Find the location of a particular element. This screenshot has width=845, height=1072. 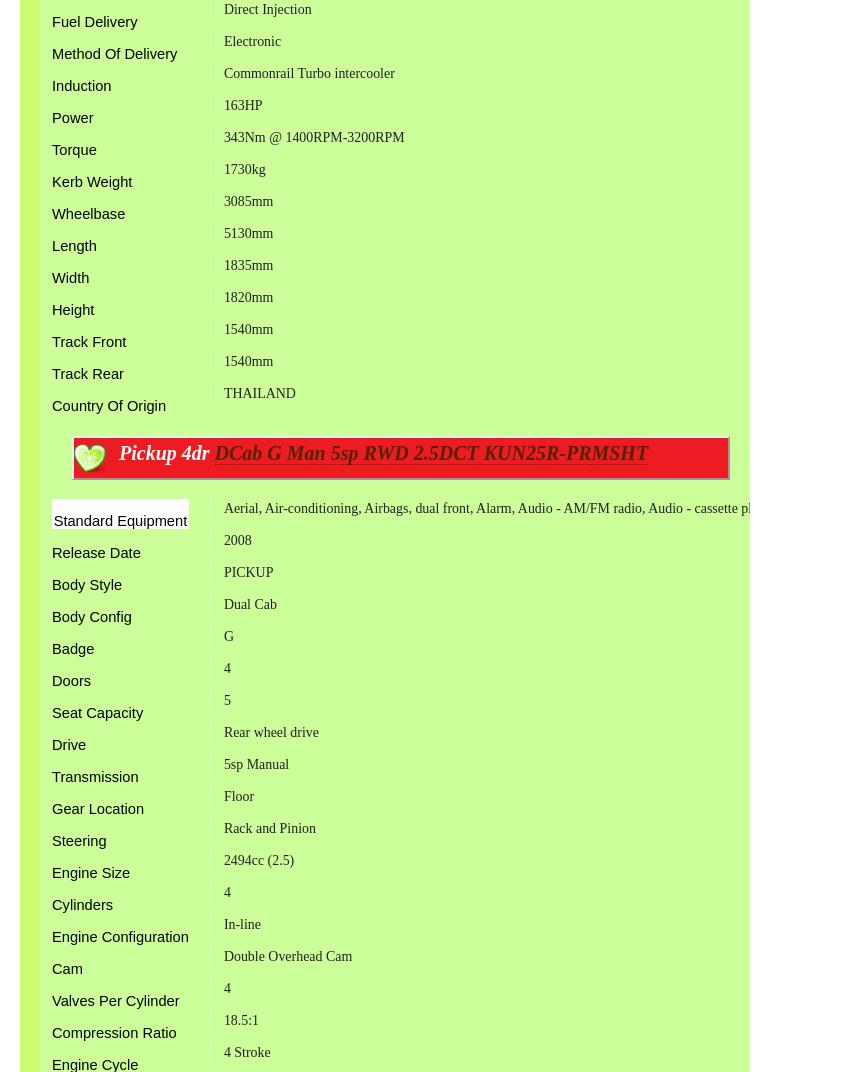

'Pickup 4dr' is located at coordinates (166, 452).